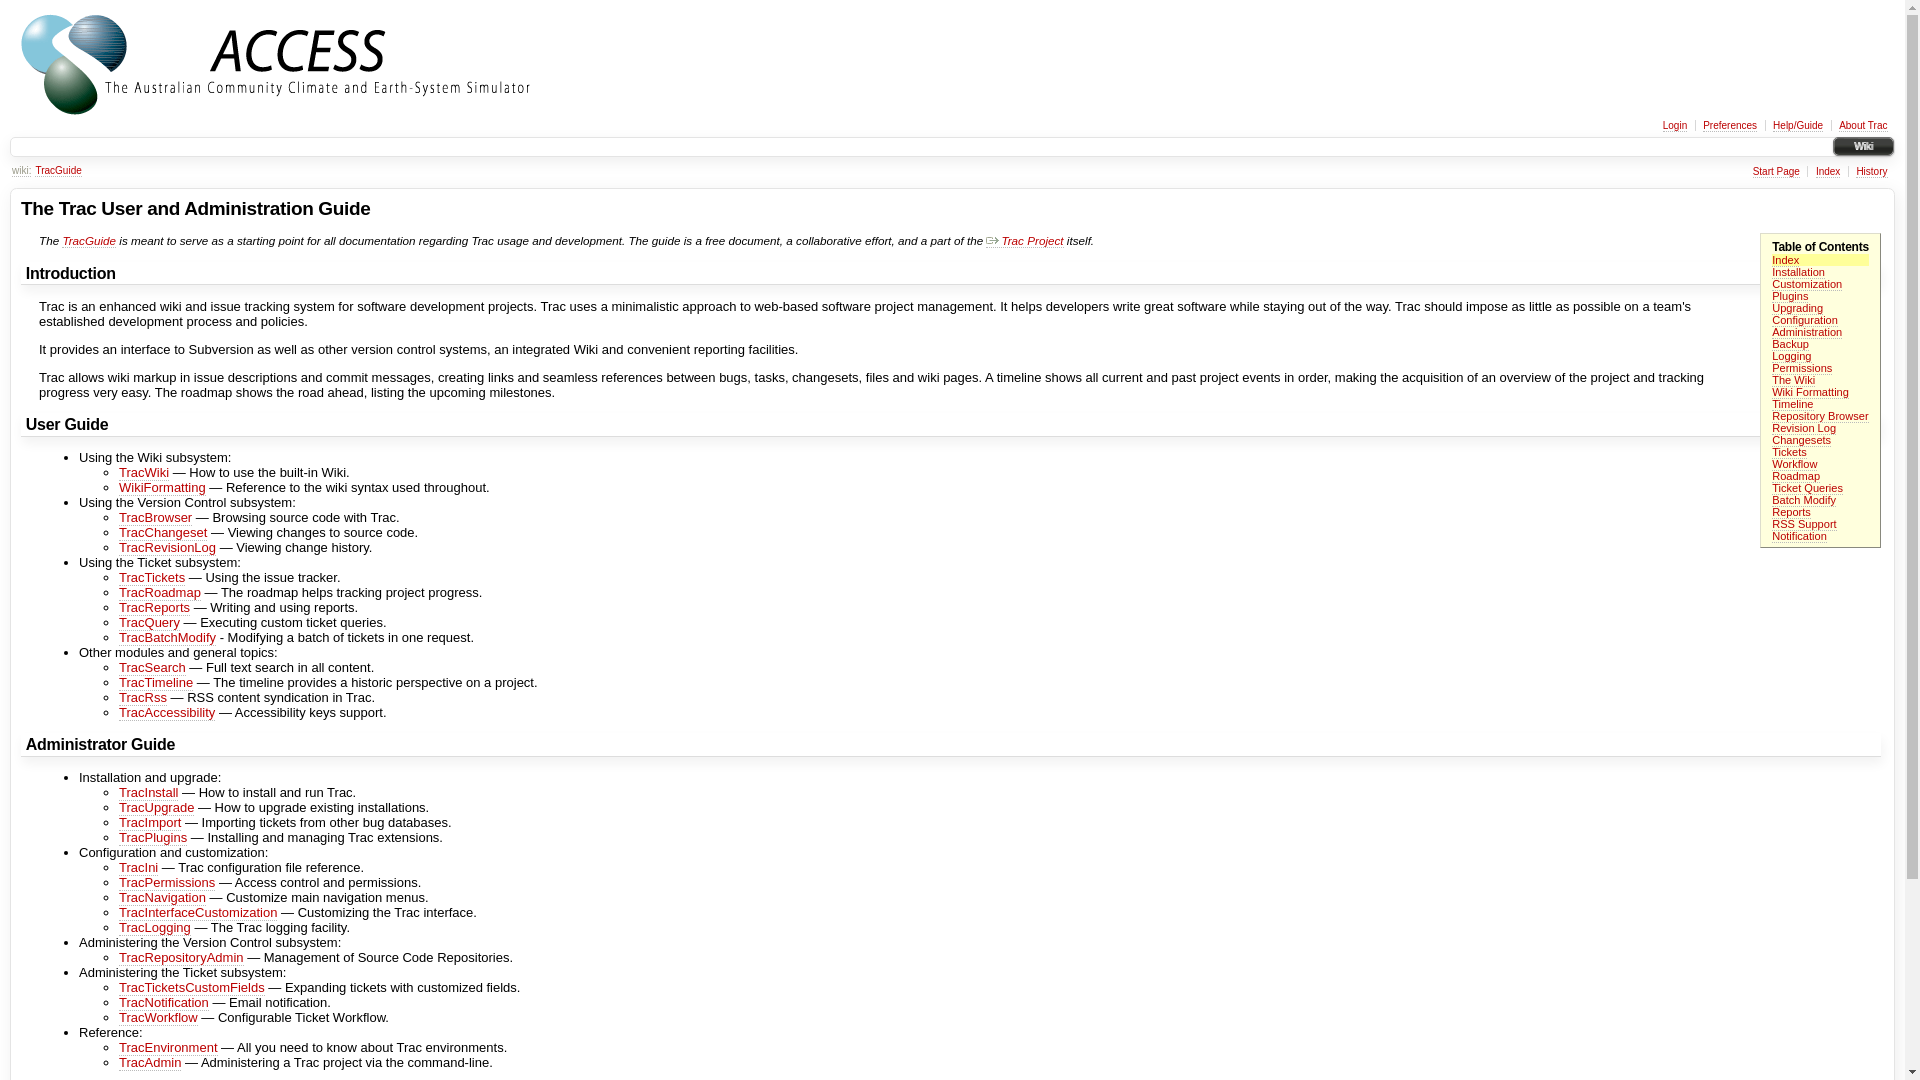 Image resolution: width=1920 pixels, height=1080 pixels. What do you see at coordinates (197, 913) in the screenshot?
I see `'TracInterfaceCustomization'` at bounding box center [197, 913].